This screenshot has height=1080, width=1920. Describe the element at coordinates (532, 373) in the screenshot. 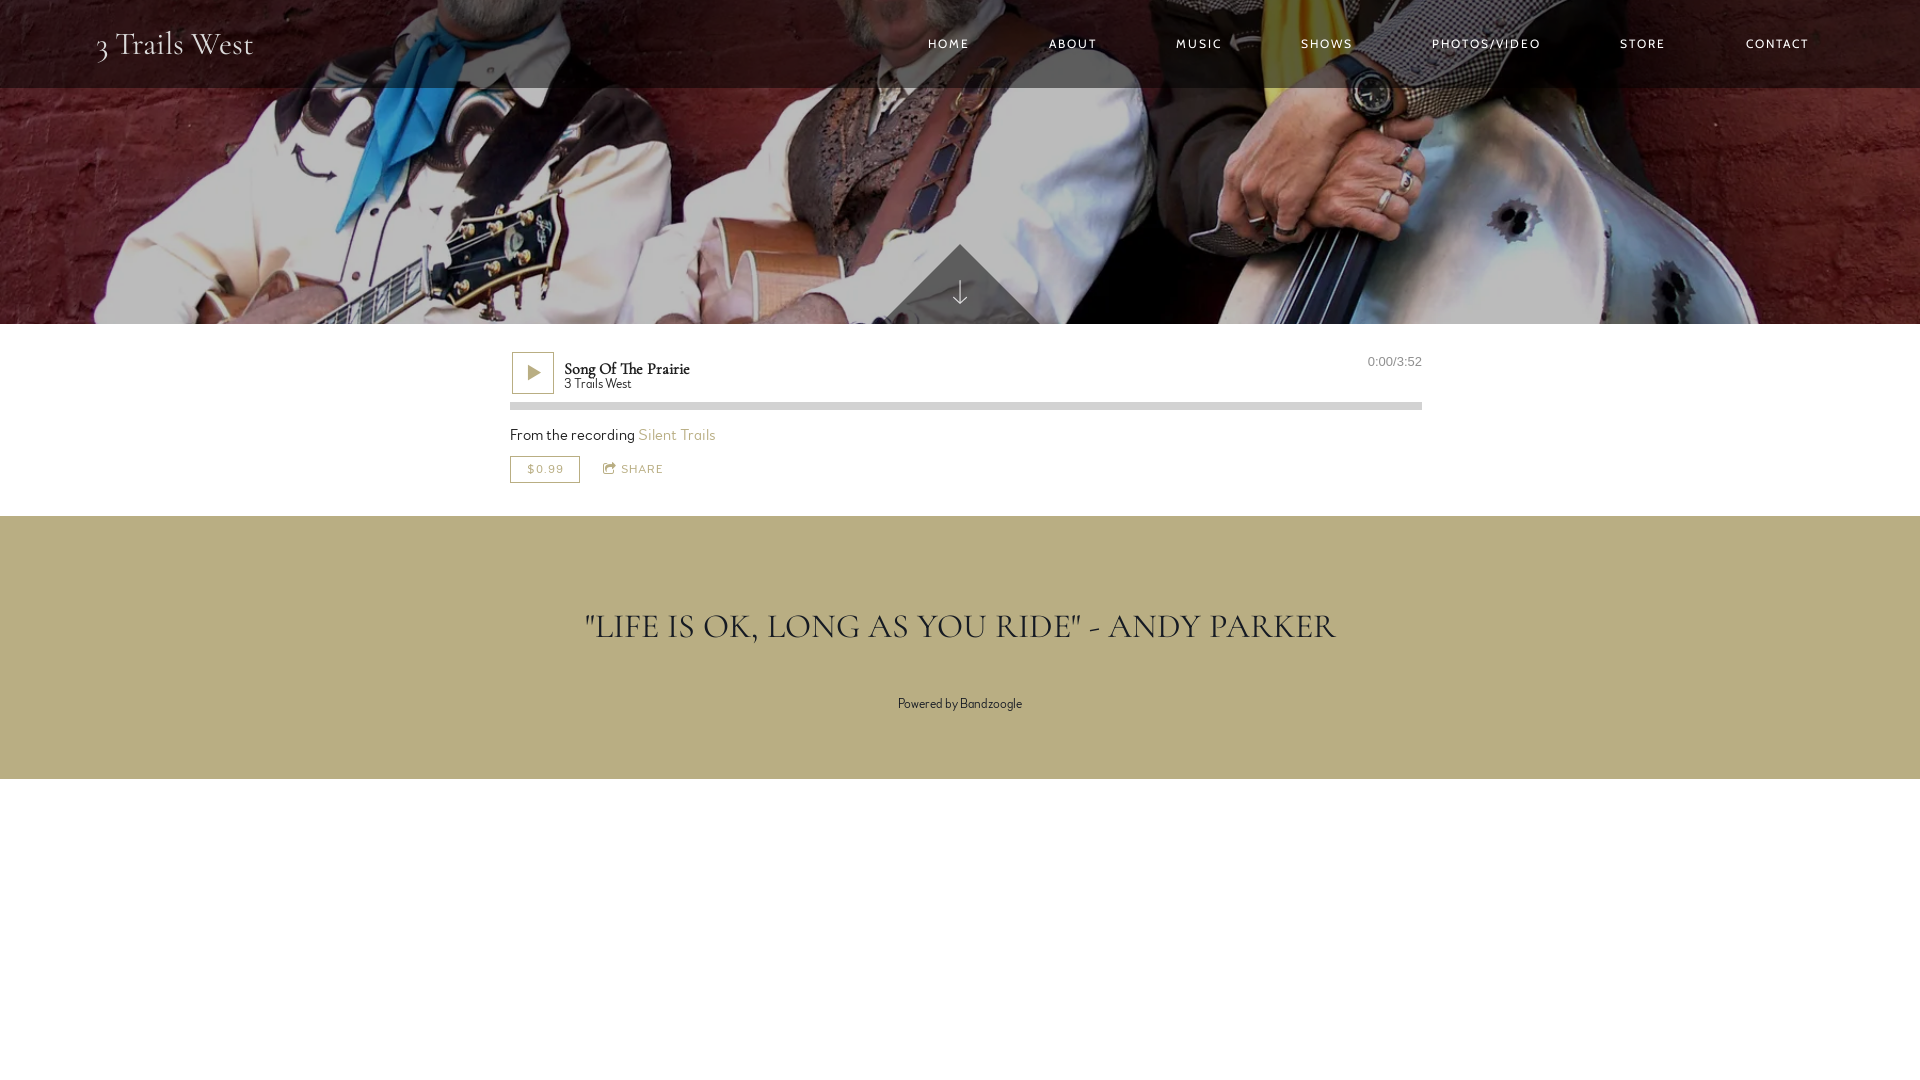

I see `'Play'` at that location.